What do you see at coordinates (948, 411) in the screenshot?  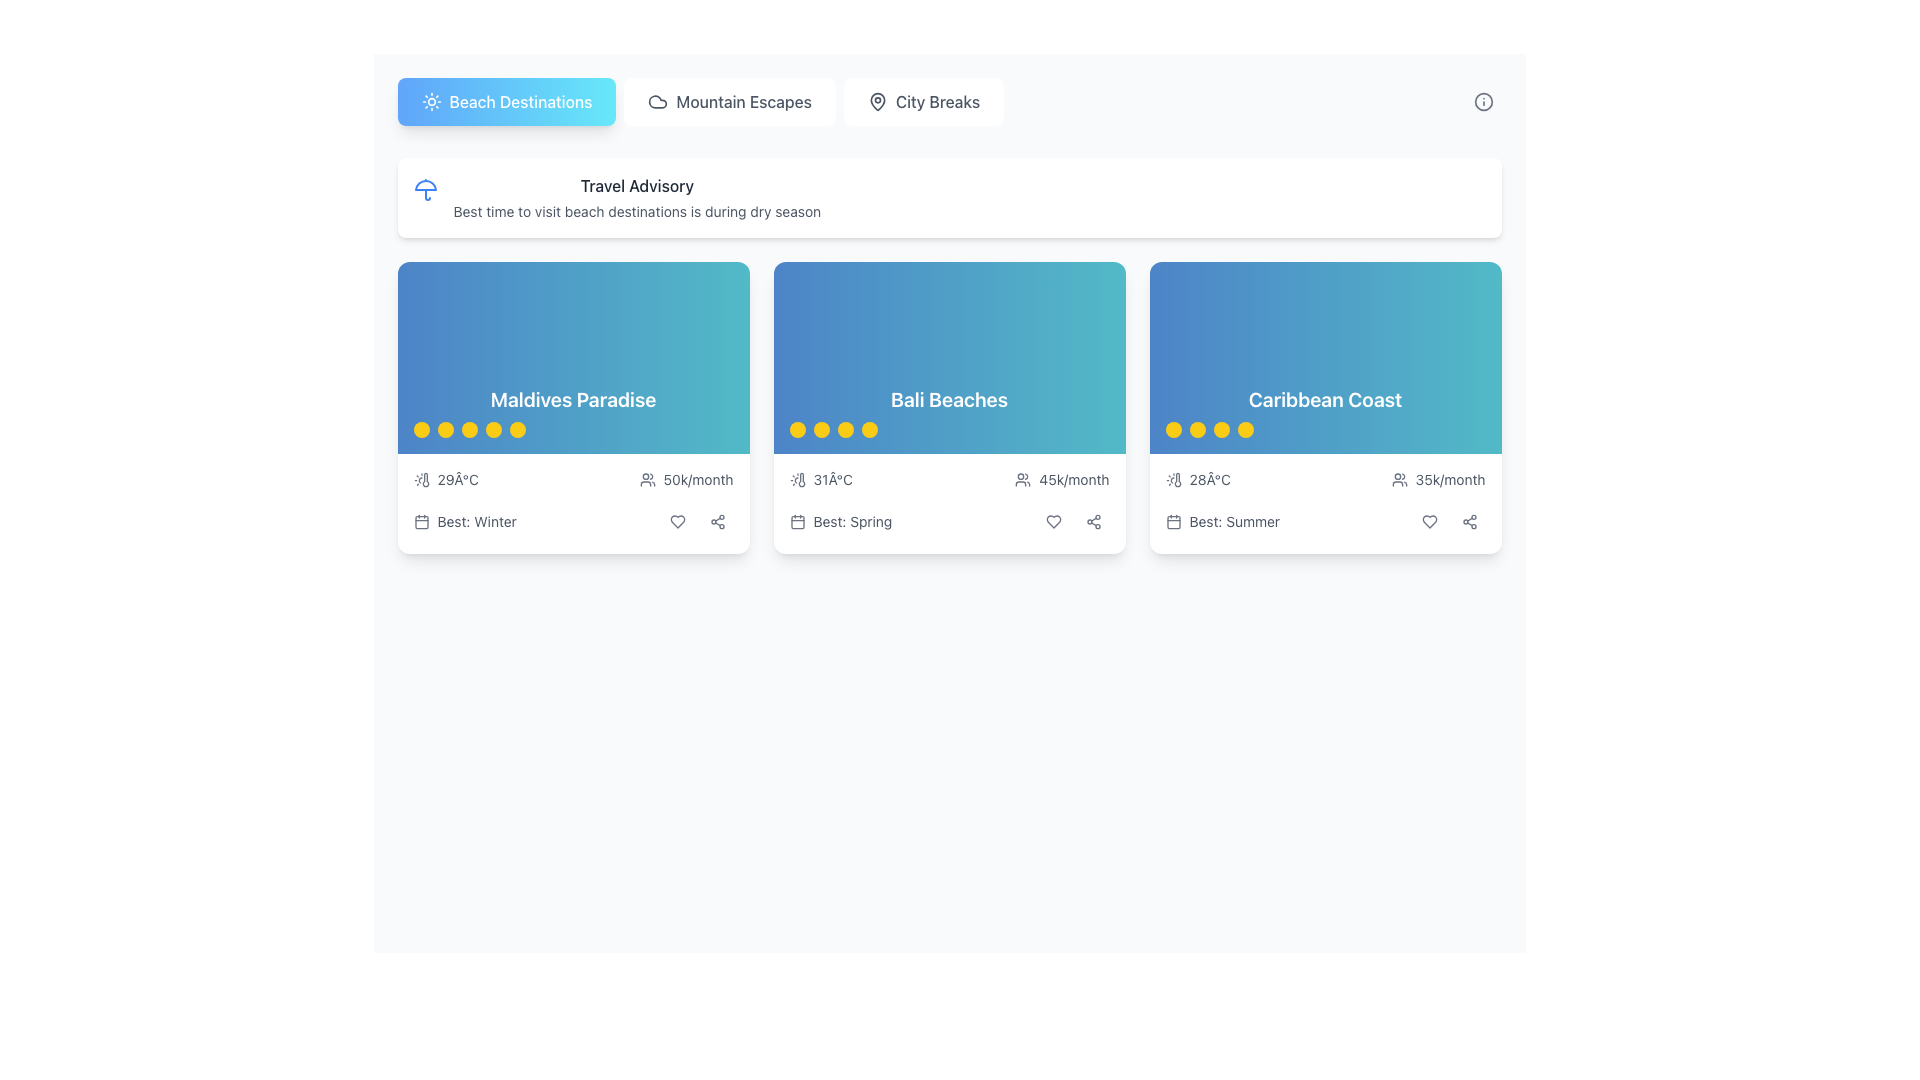 I see `the text label that identifies the content related to 'Bali Beaches' located at the bottom center of the middle card in a triplet of cards` at bounding box center [948, 411].